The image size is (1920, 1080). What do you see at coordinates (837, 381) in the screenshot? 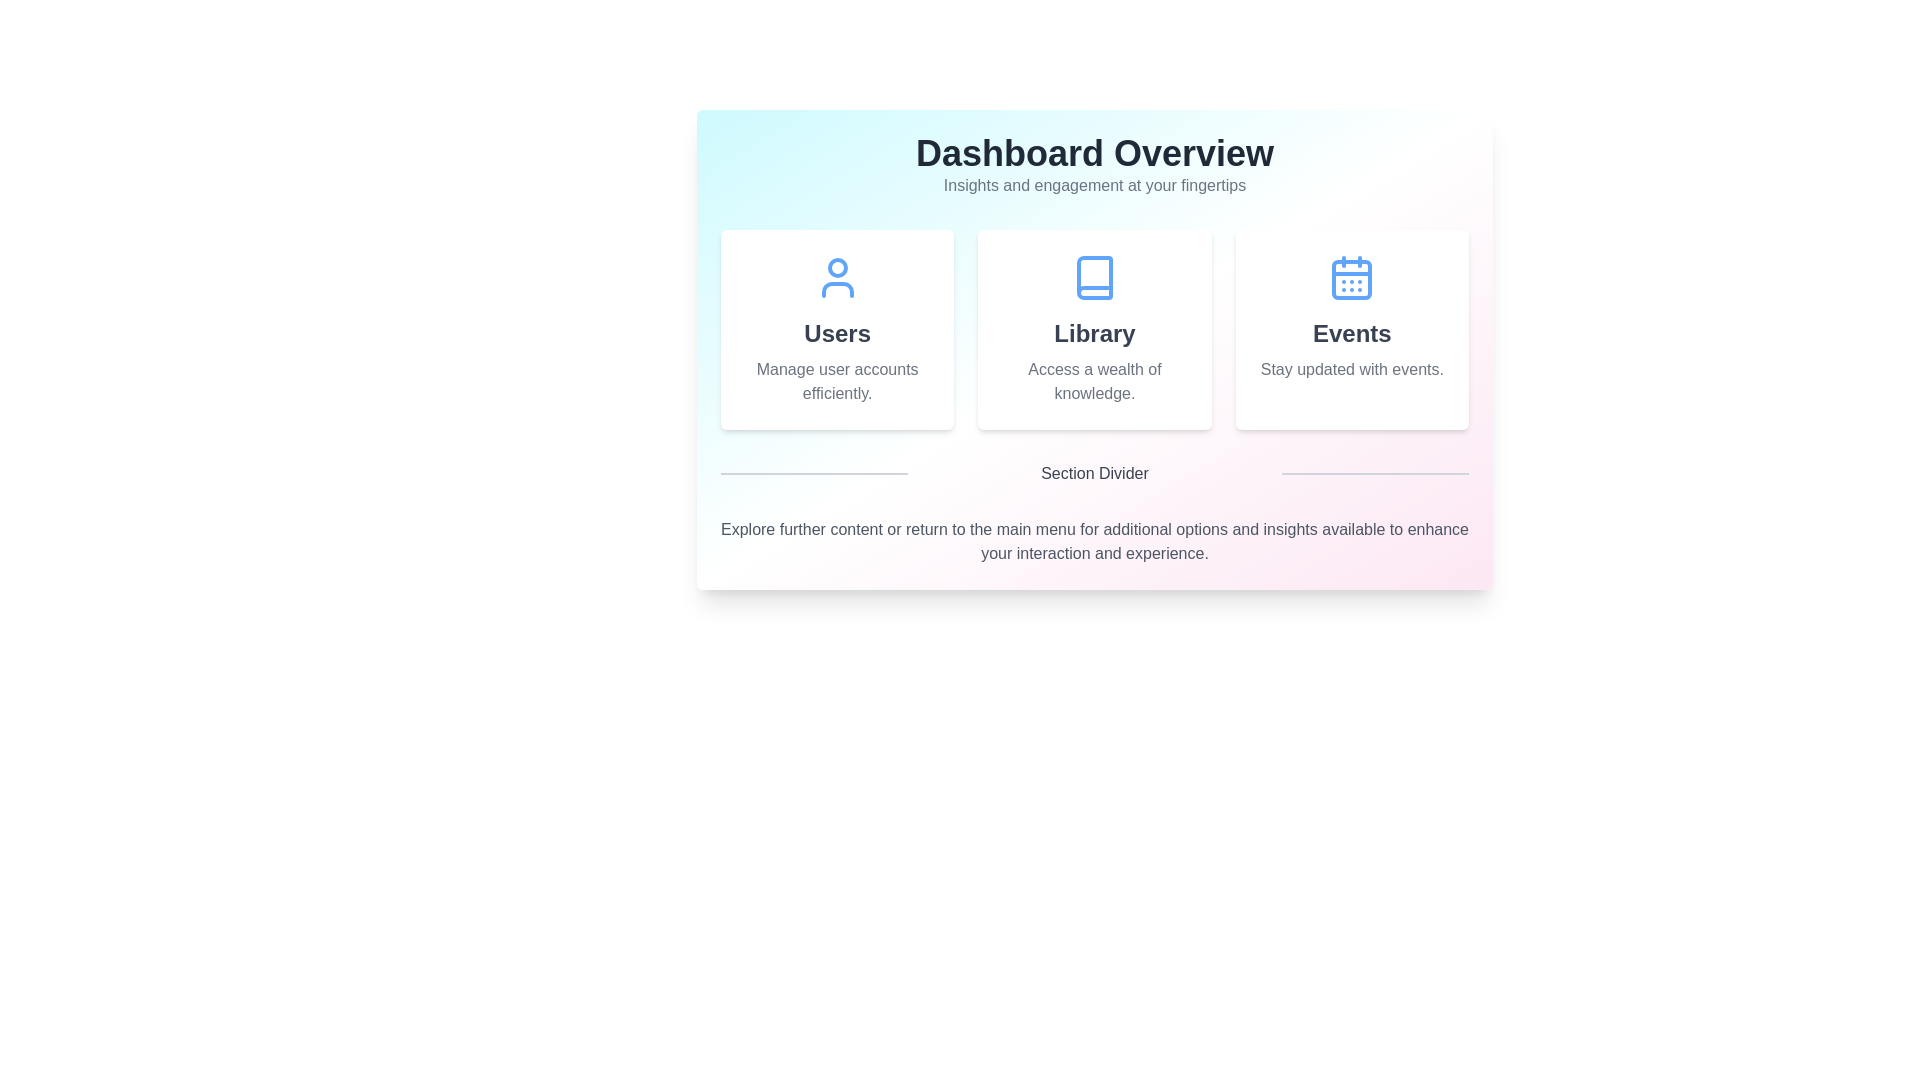
I see `the light gray text label 'Manage user accounts efficiently.' located beneath the title 'Users' within the 'Users' card` at bounding box center [837, 381].